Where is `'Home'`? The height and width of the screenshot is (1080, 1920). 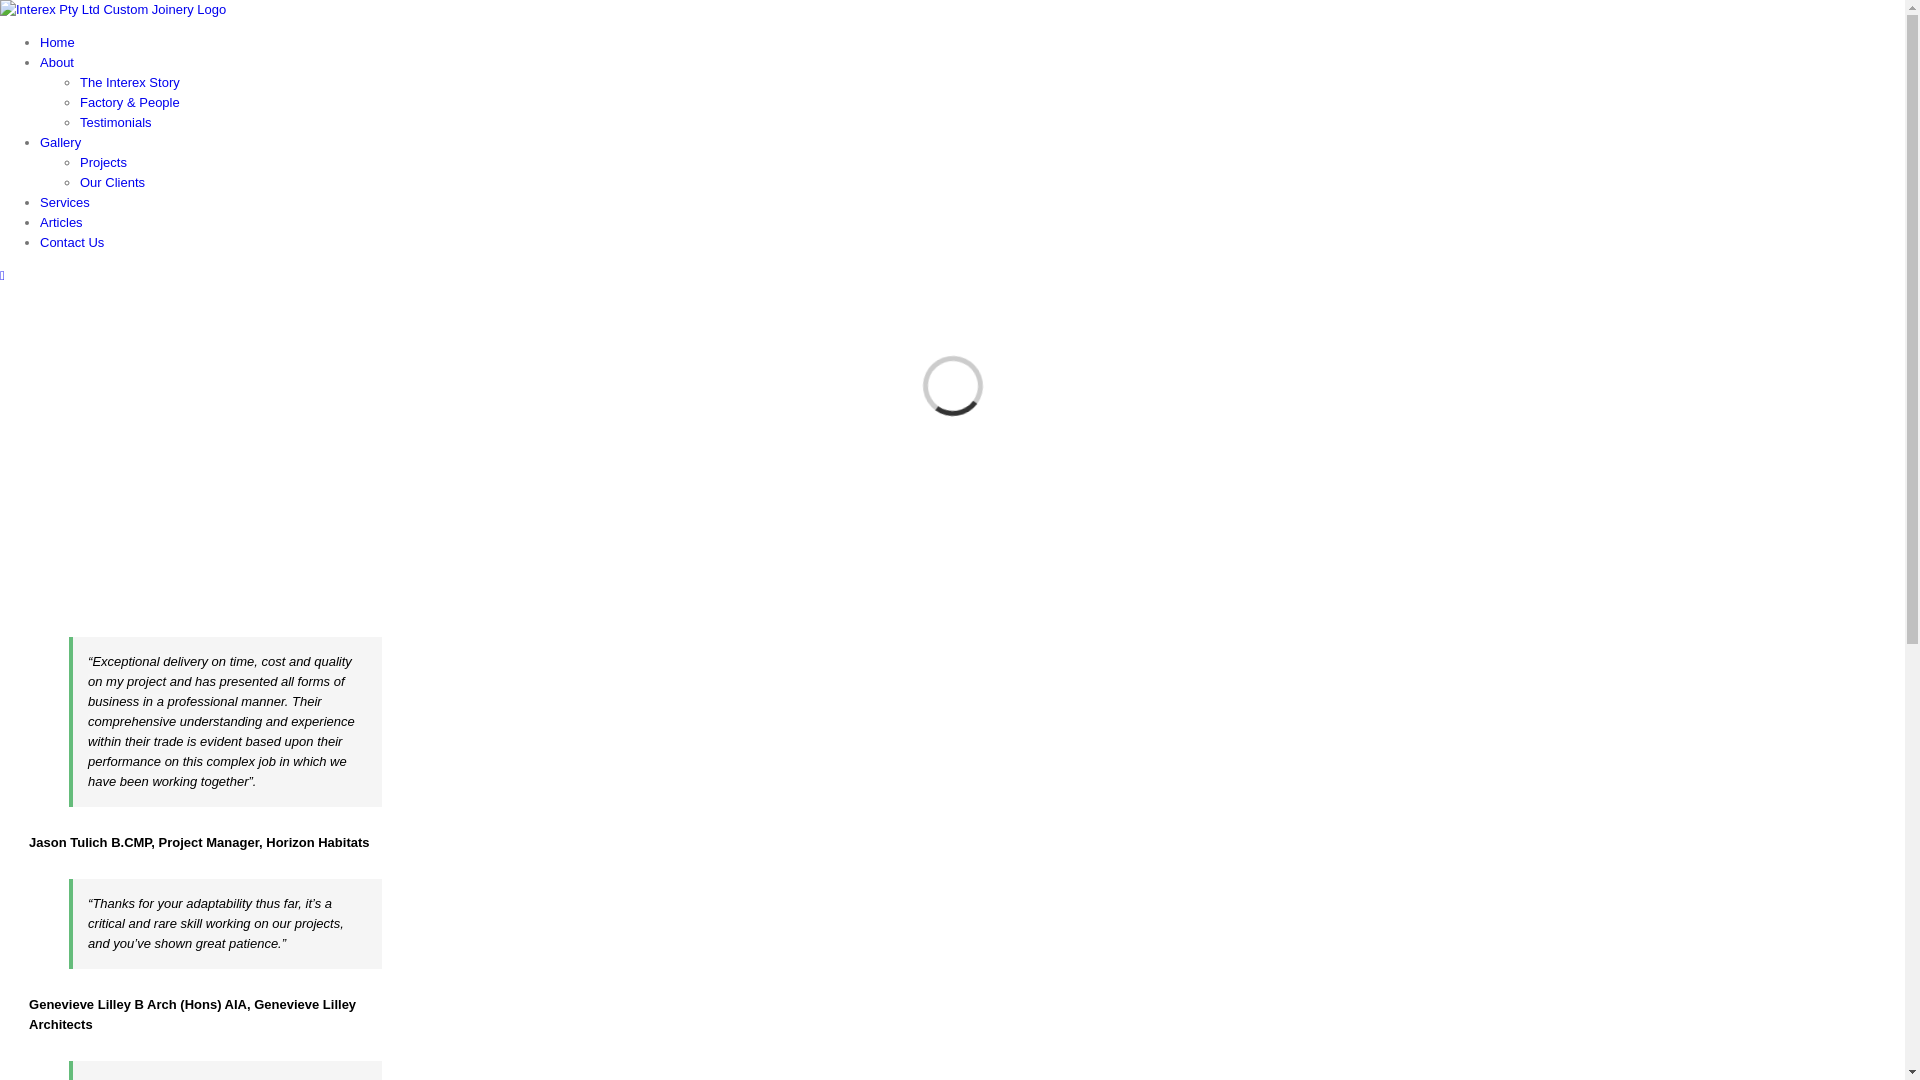
'Home' is located at coordinates (57, 42).